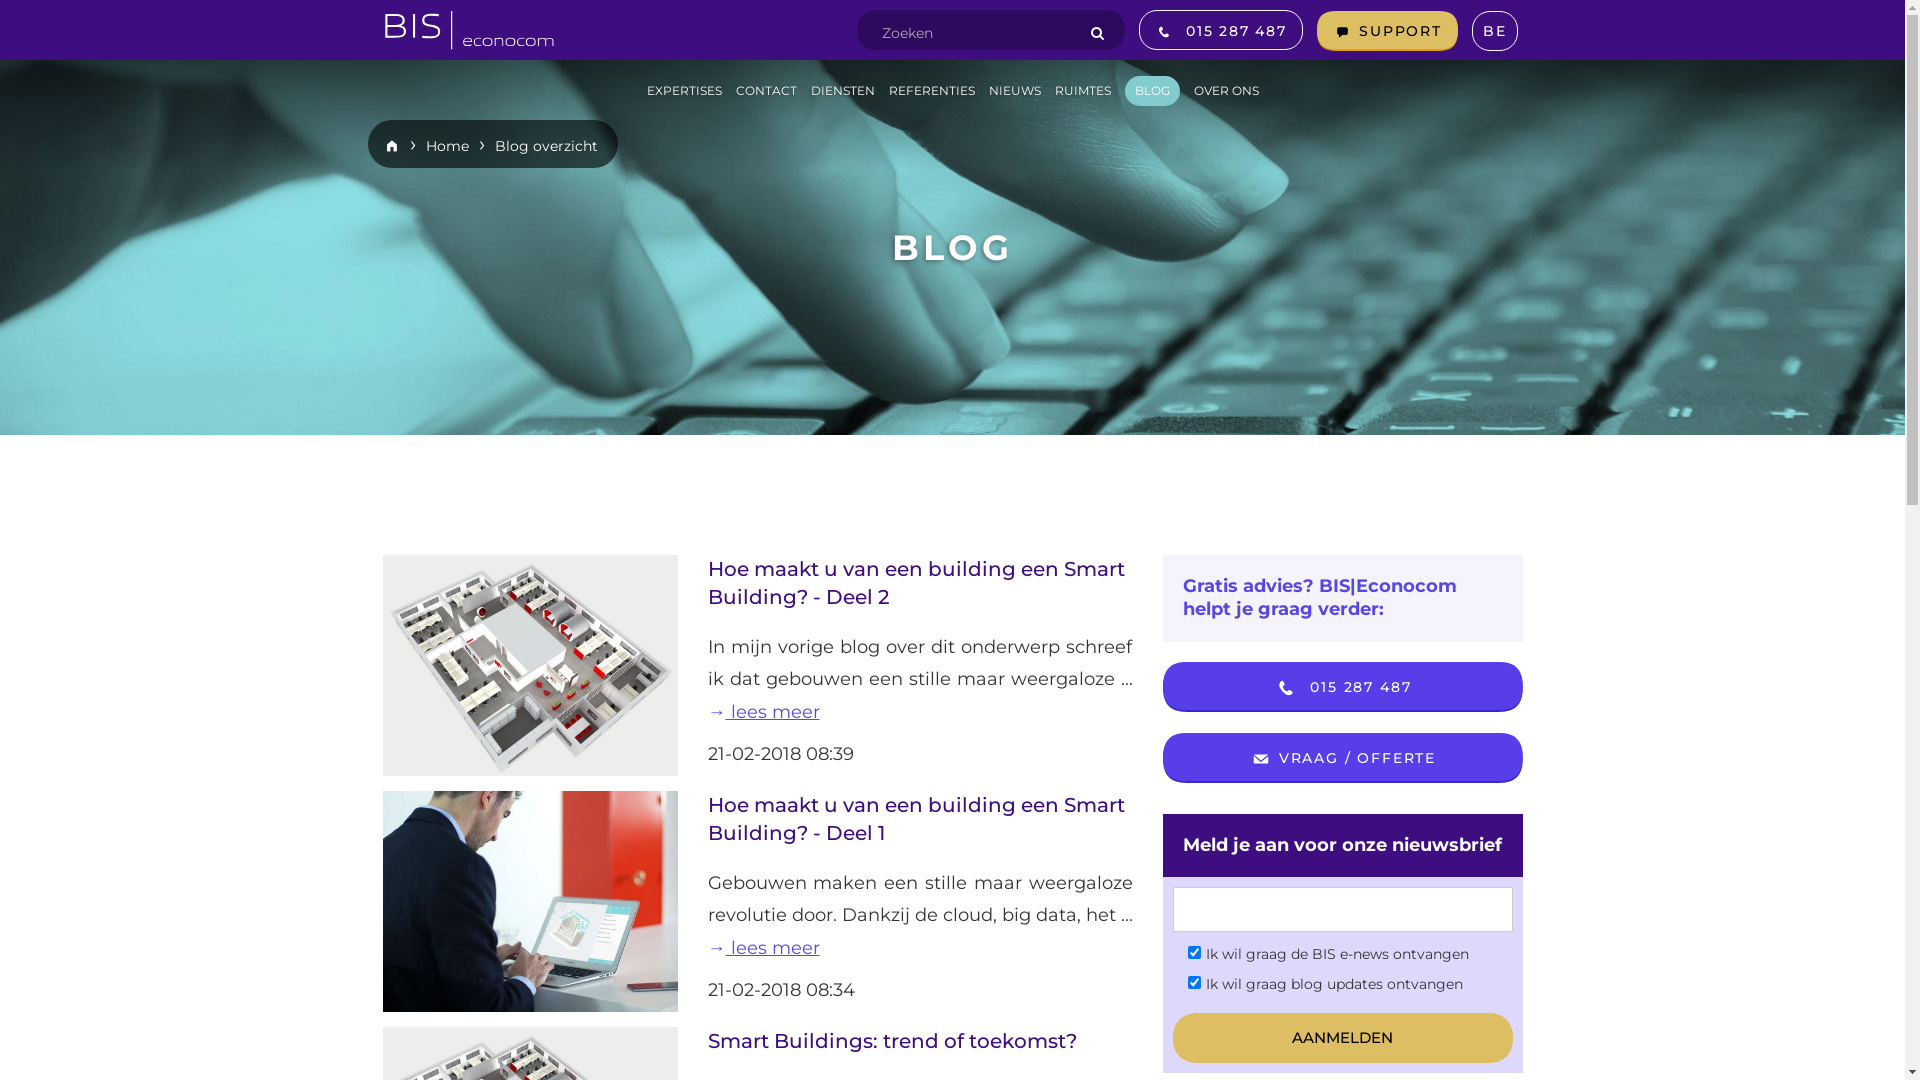 The width and height of the screenshot is (1920, 1080). Describe the element at coordinates (446, 145) in the screenshot. I see `'Home'` at that location.